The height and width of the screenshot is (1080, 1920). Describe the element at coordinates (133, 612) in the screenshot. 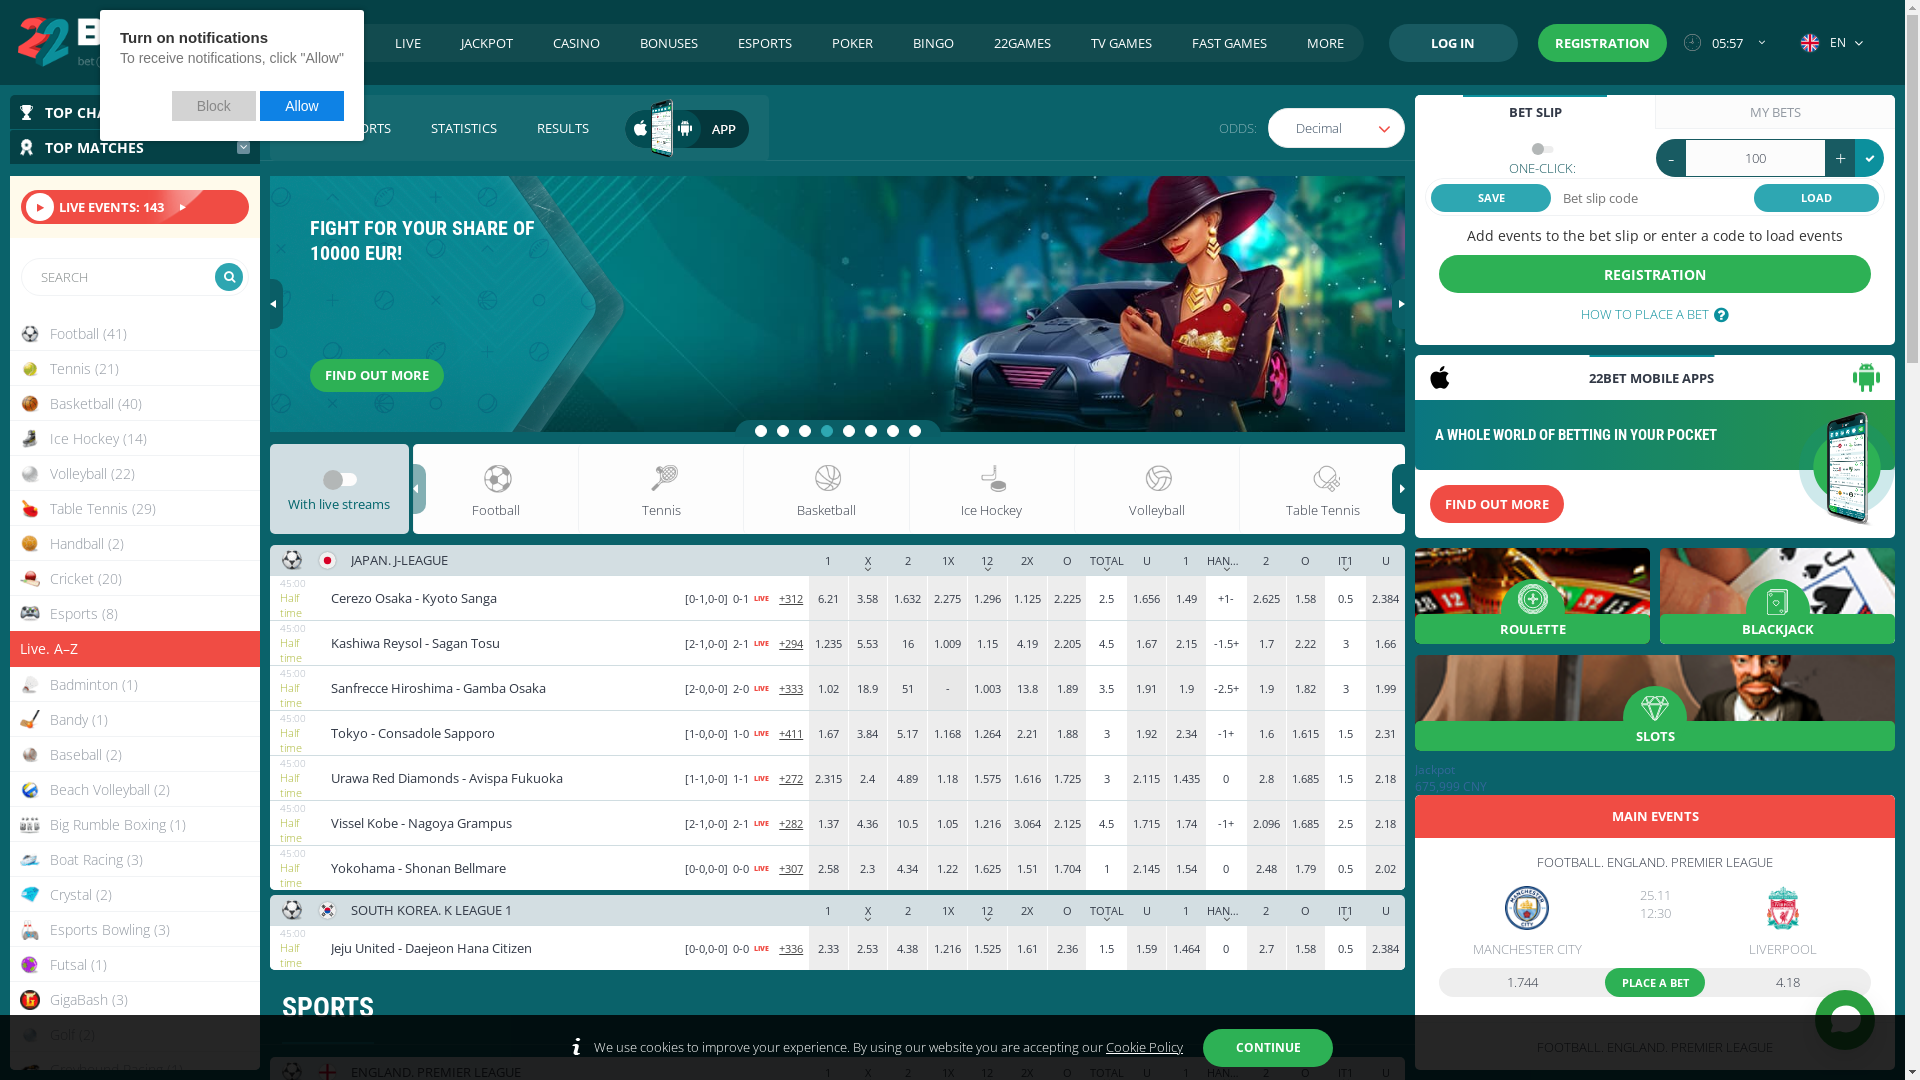

I see `'Esports` at that location.